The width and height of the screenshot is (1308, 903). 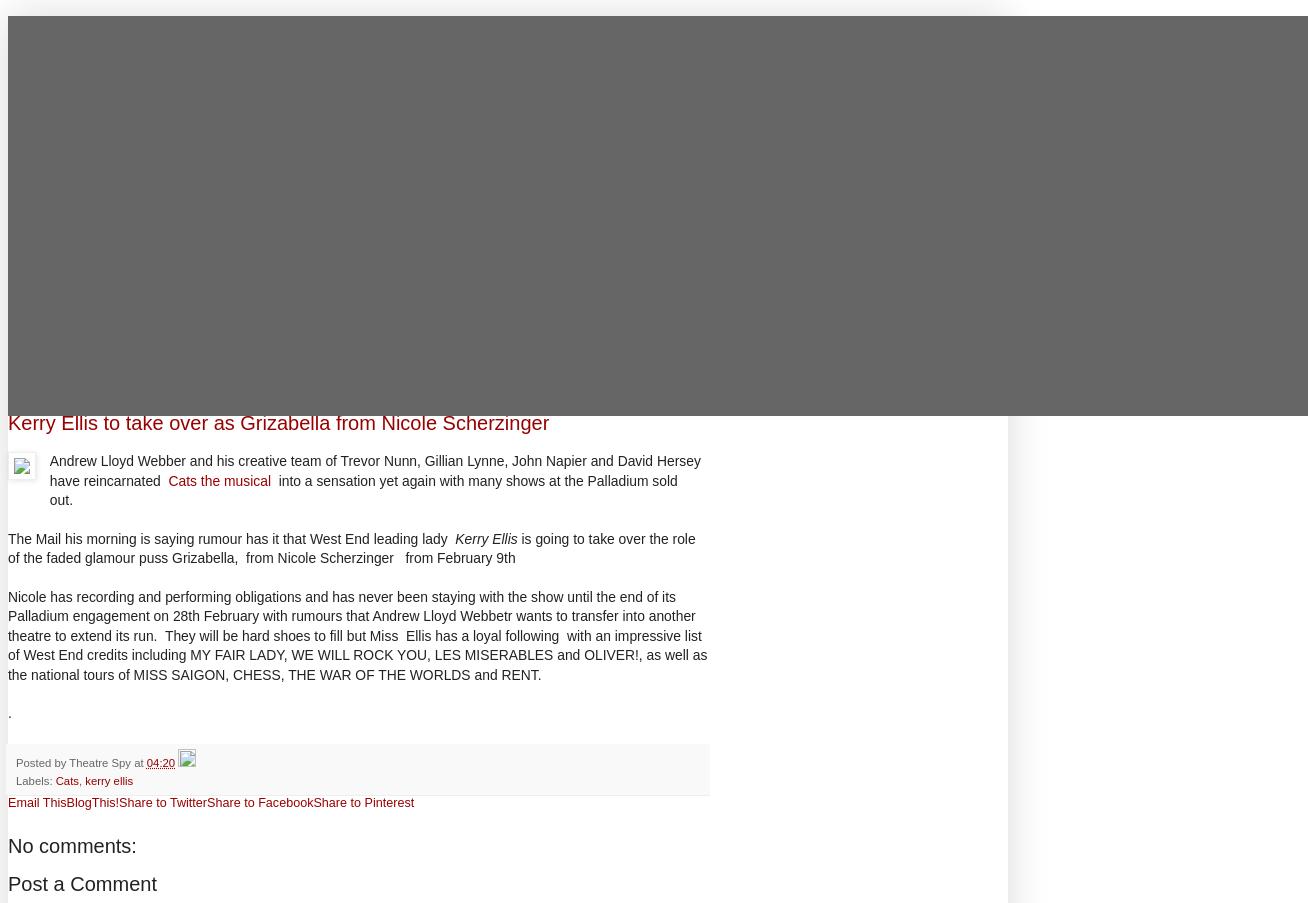 What do you see at coordinates (132, 28) in the screenshot?
I see `'Musical Theatre News'` at bounding box center [132, 28].